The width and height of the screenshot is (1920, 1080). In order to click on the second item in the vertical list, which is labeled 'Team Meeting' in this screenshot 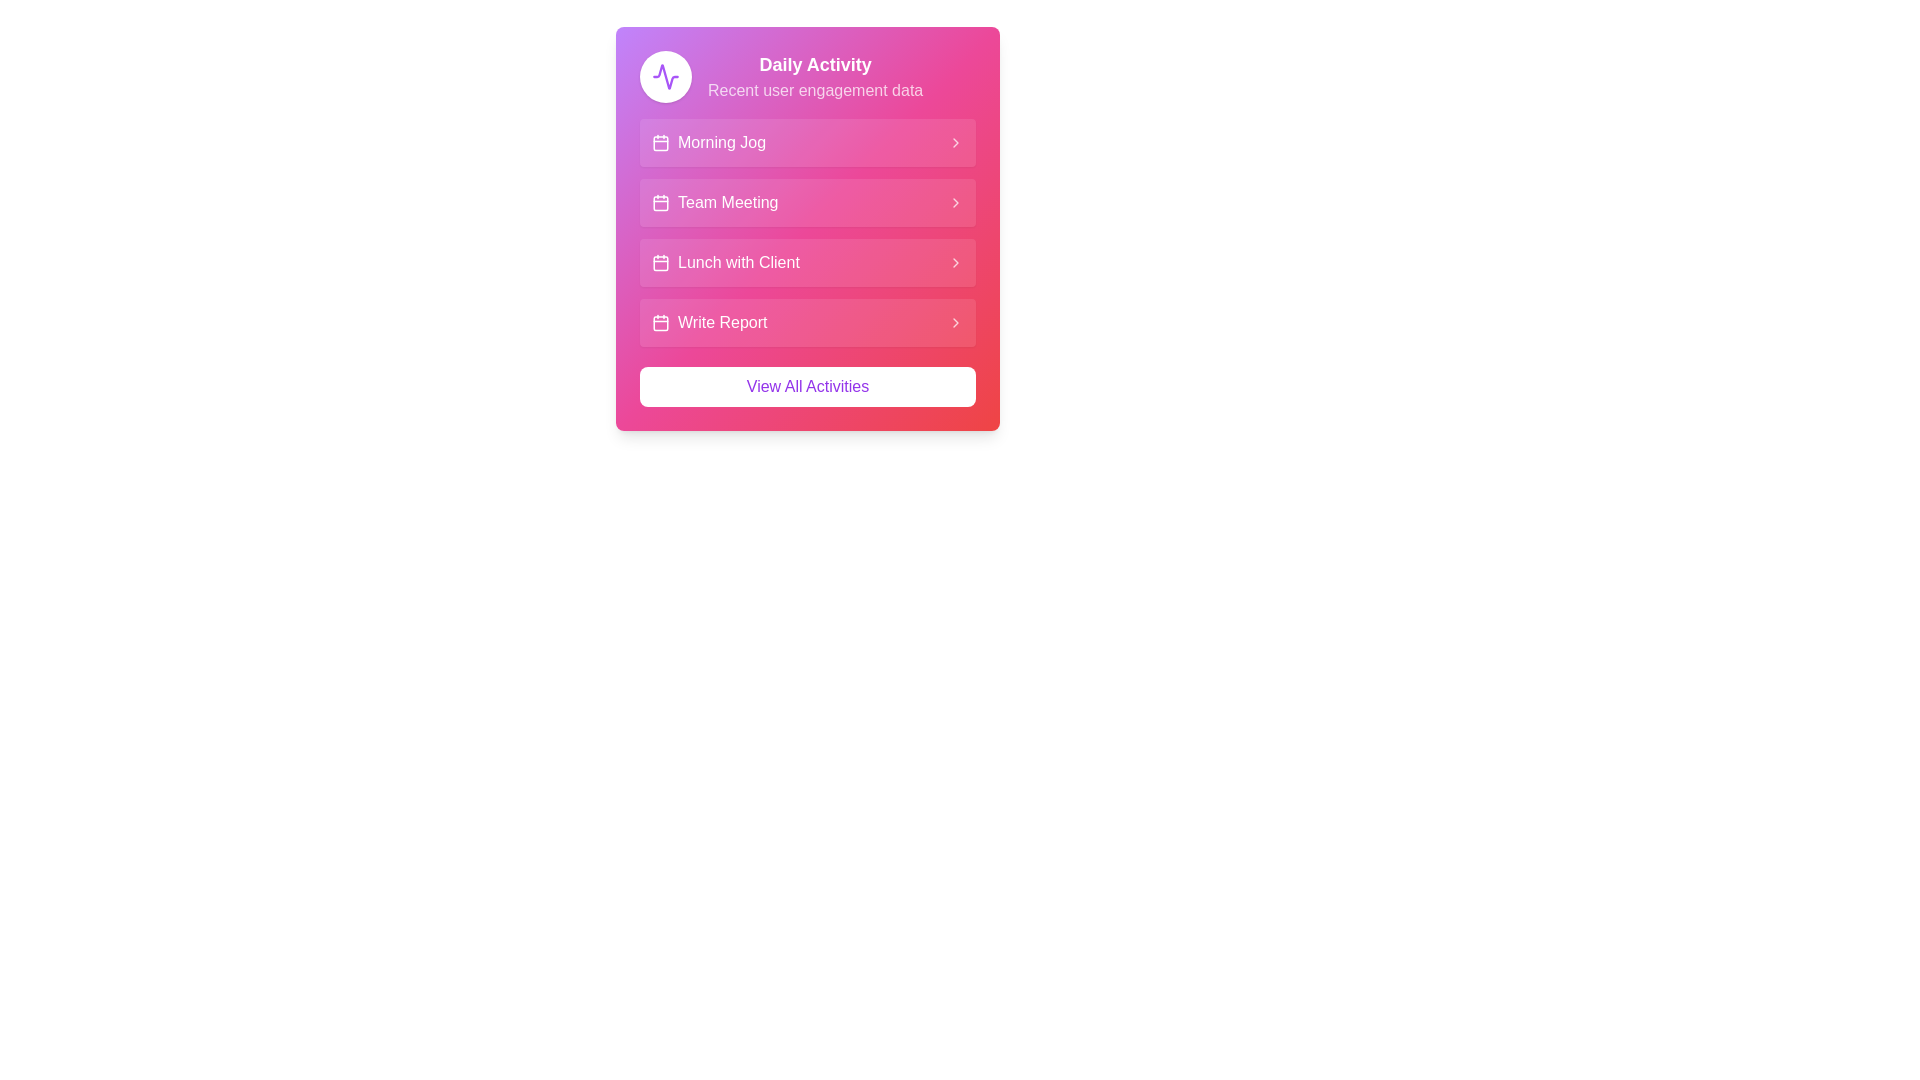, I will do `click(807, 203)`.